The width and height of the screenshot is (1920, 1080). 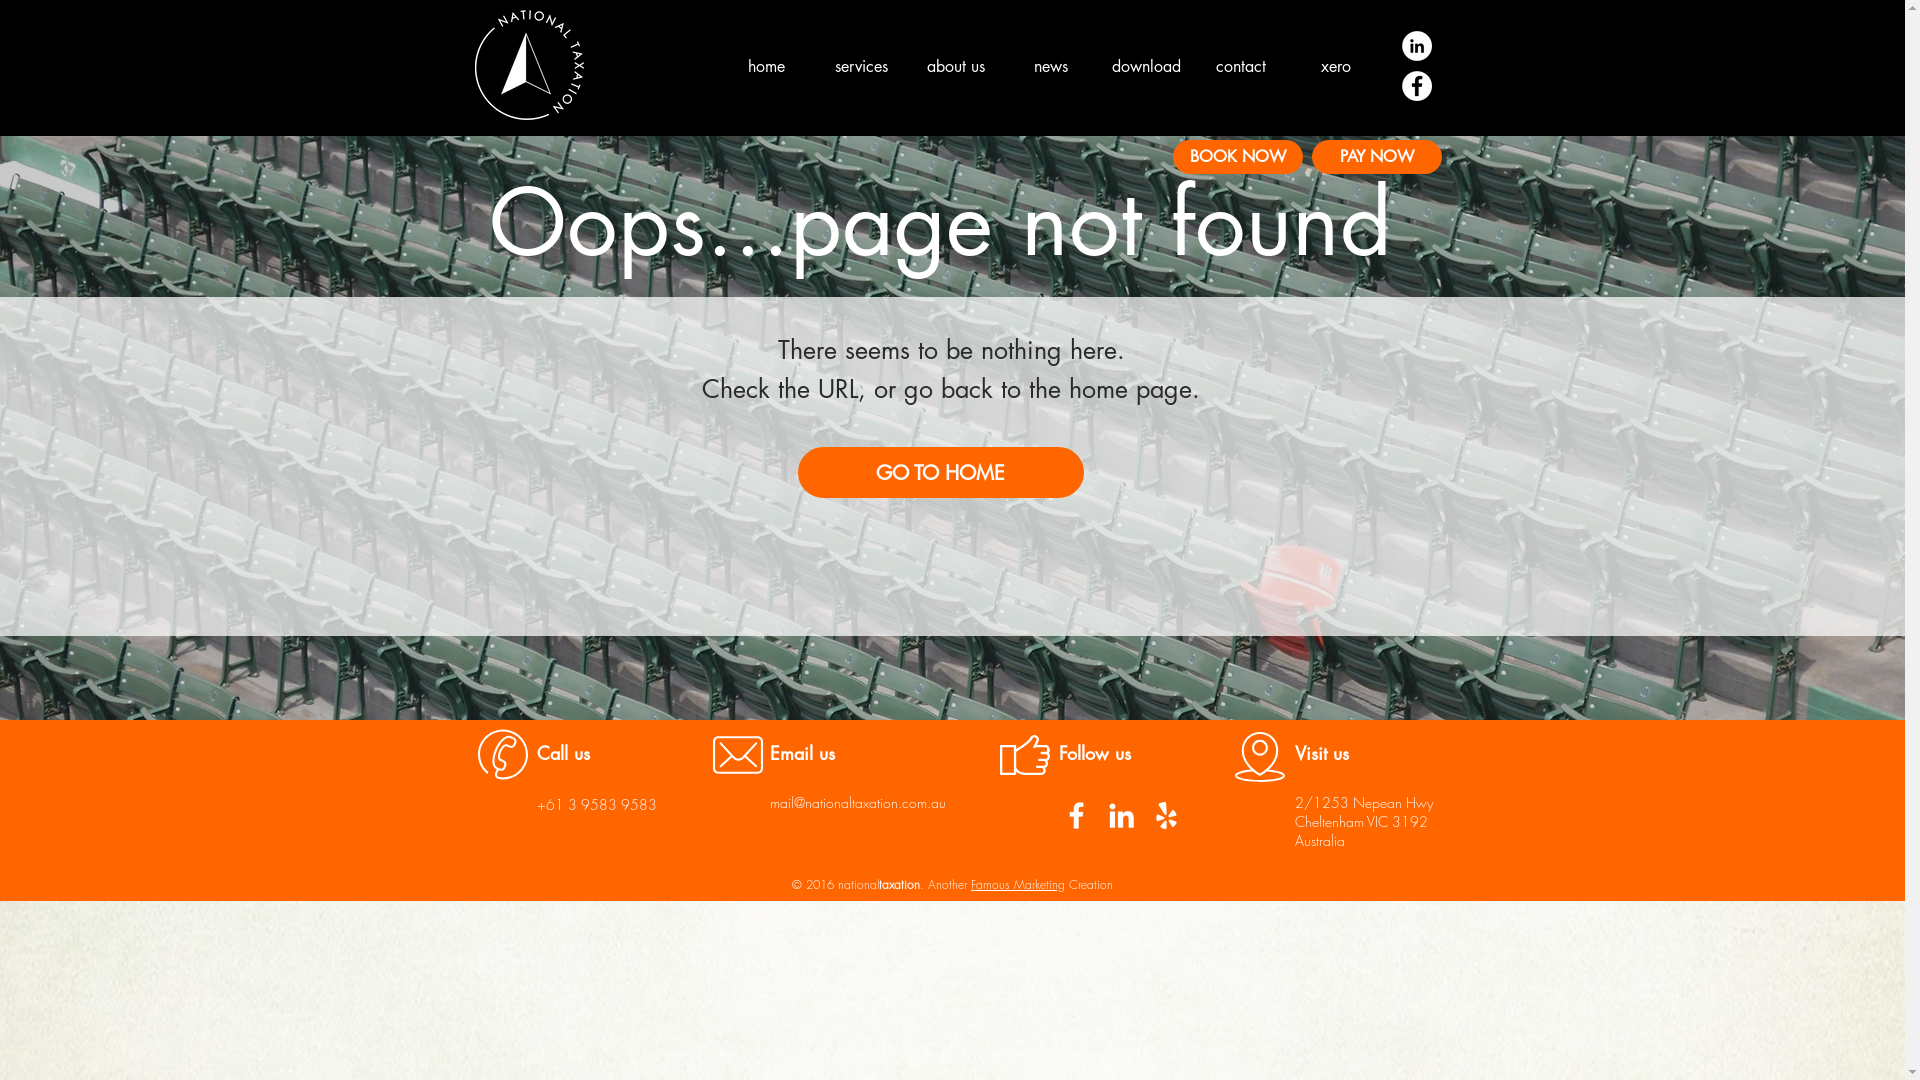 I want to click on 'BOOK NOW', so click(x=1236, y=156).